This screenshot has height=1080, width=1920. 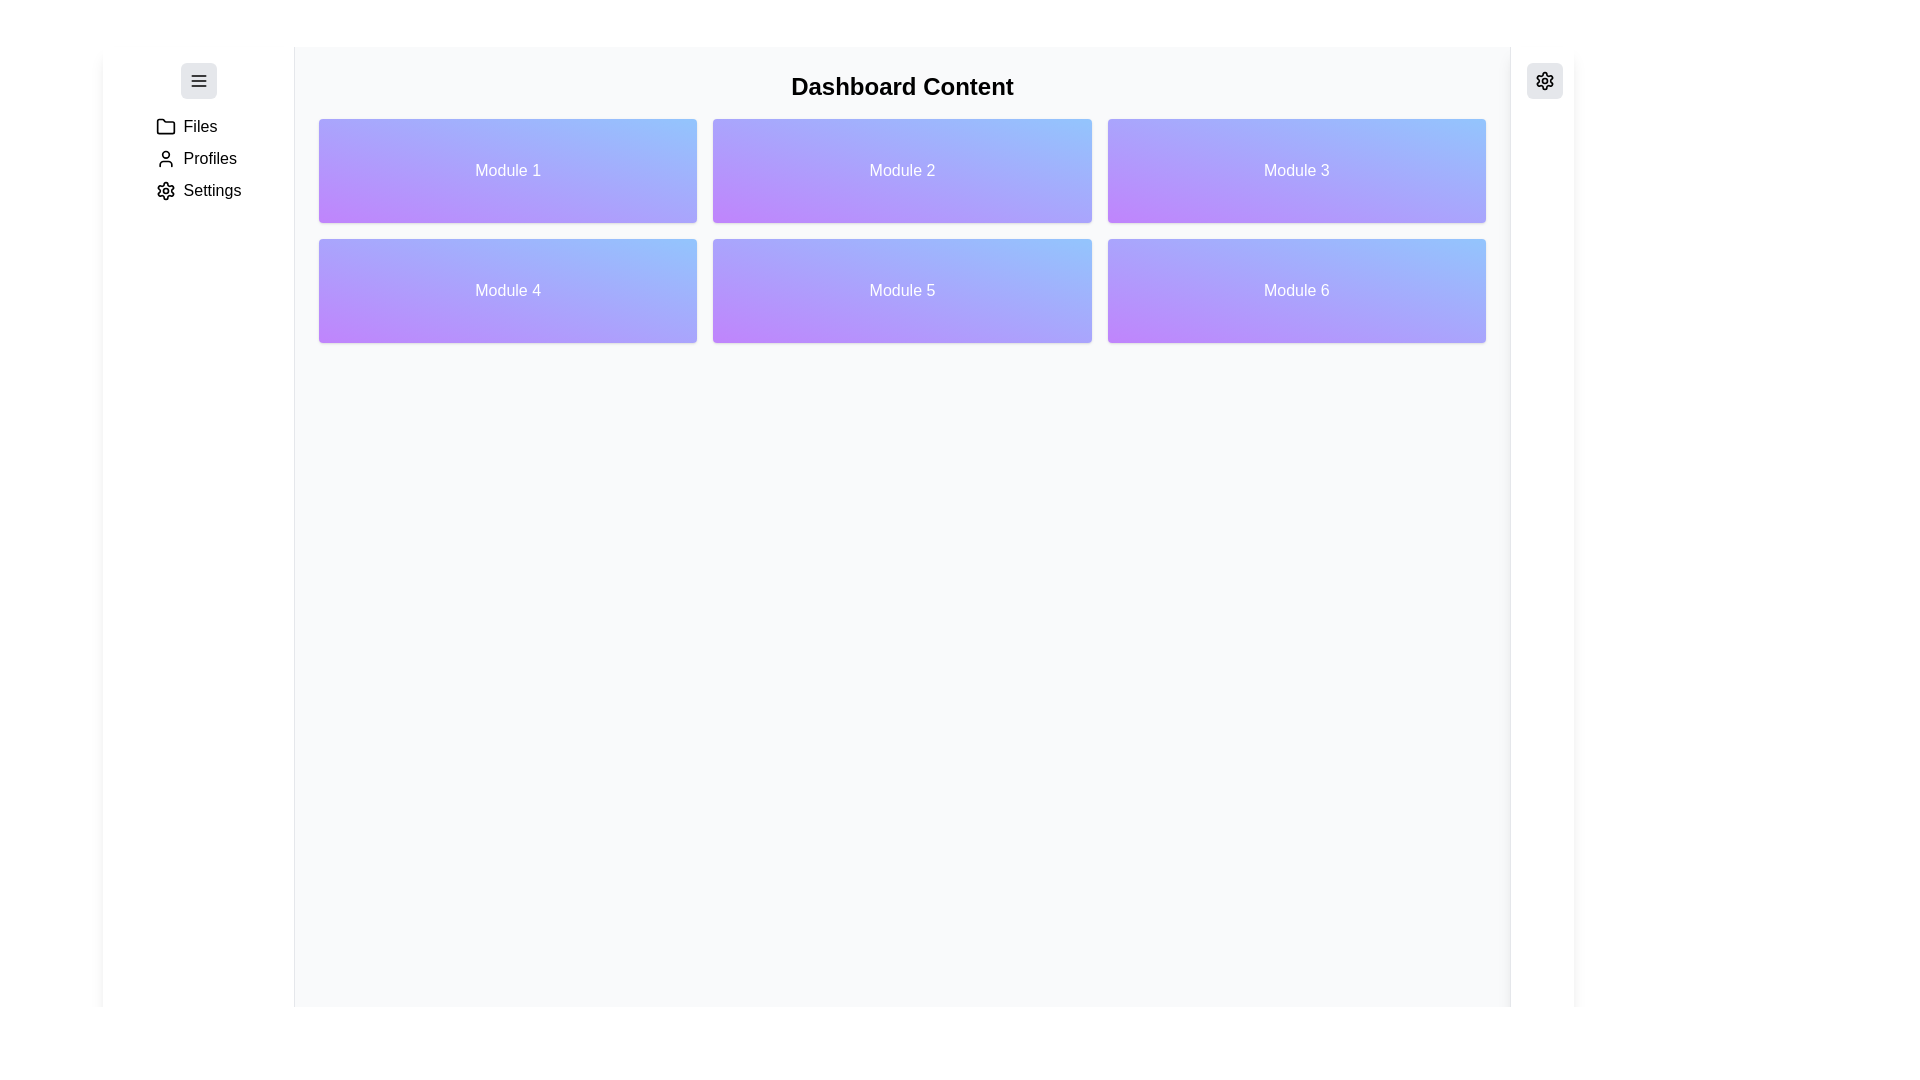 What do you see at coordinates (198, 191) in the screenshot?
I see `the 'Settings' button, which features a gear icon and is the third entry in the vertical sidebar list` at bounding box center [198, 191].